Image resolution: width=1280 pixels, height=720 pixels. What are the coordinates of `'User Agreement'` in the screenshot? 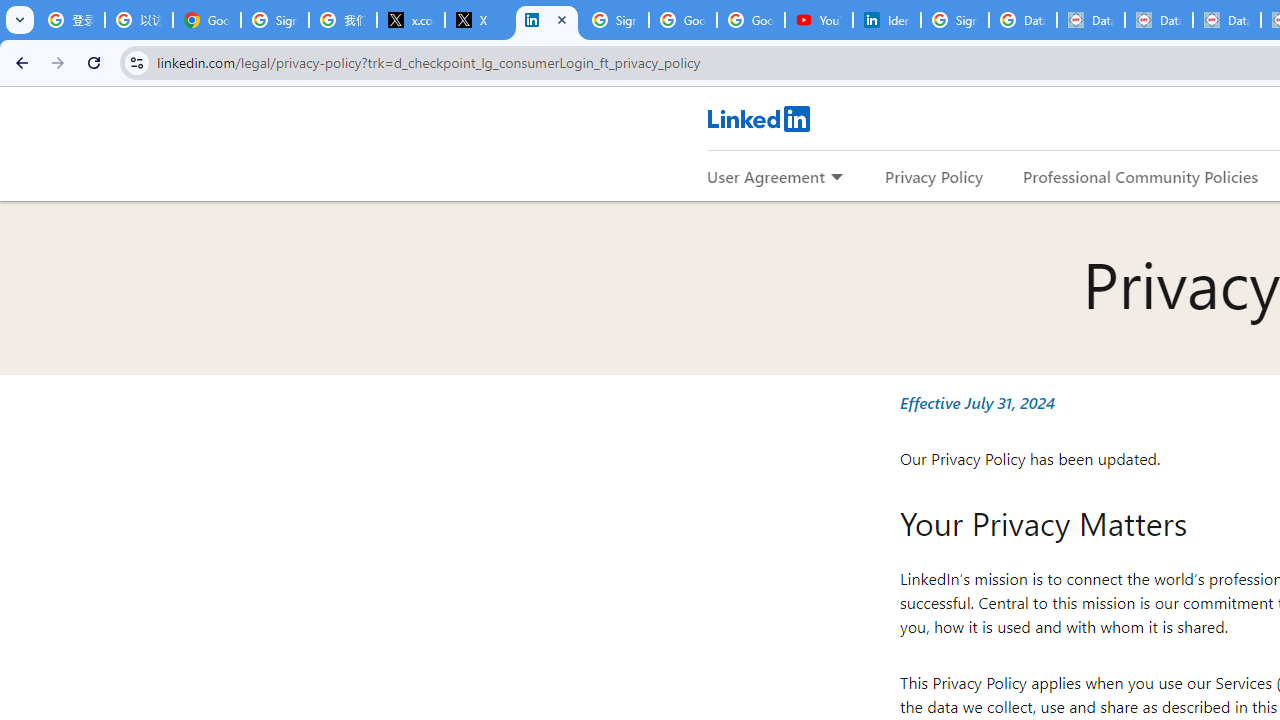 It's located at (765, 175).